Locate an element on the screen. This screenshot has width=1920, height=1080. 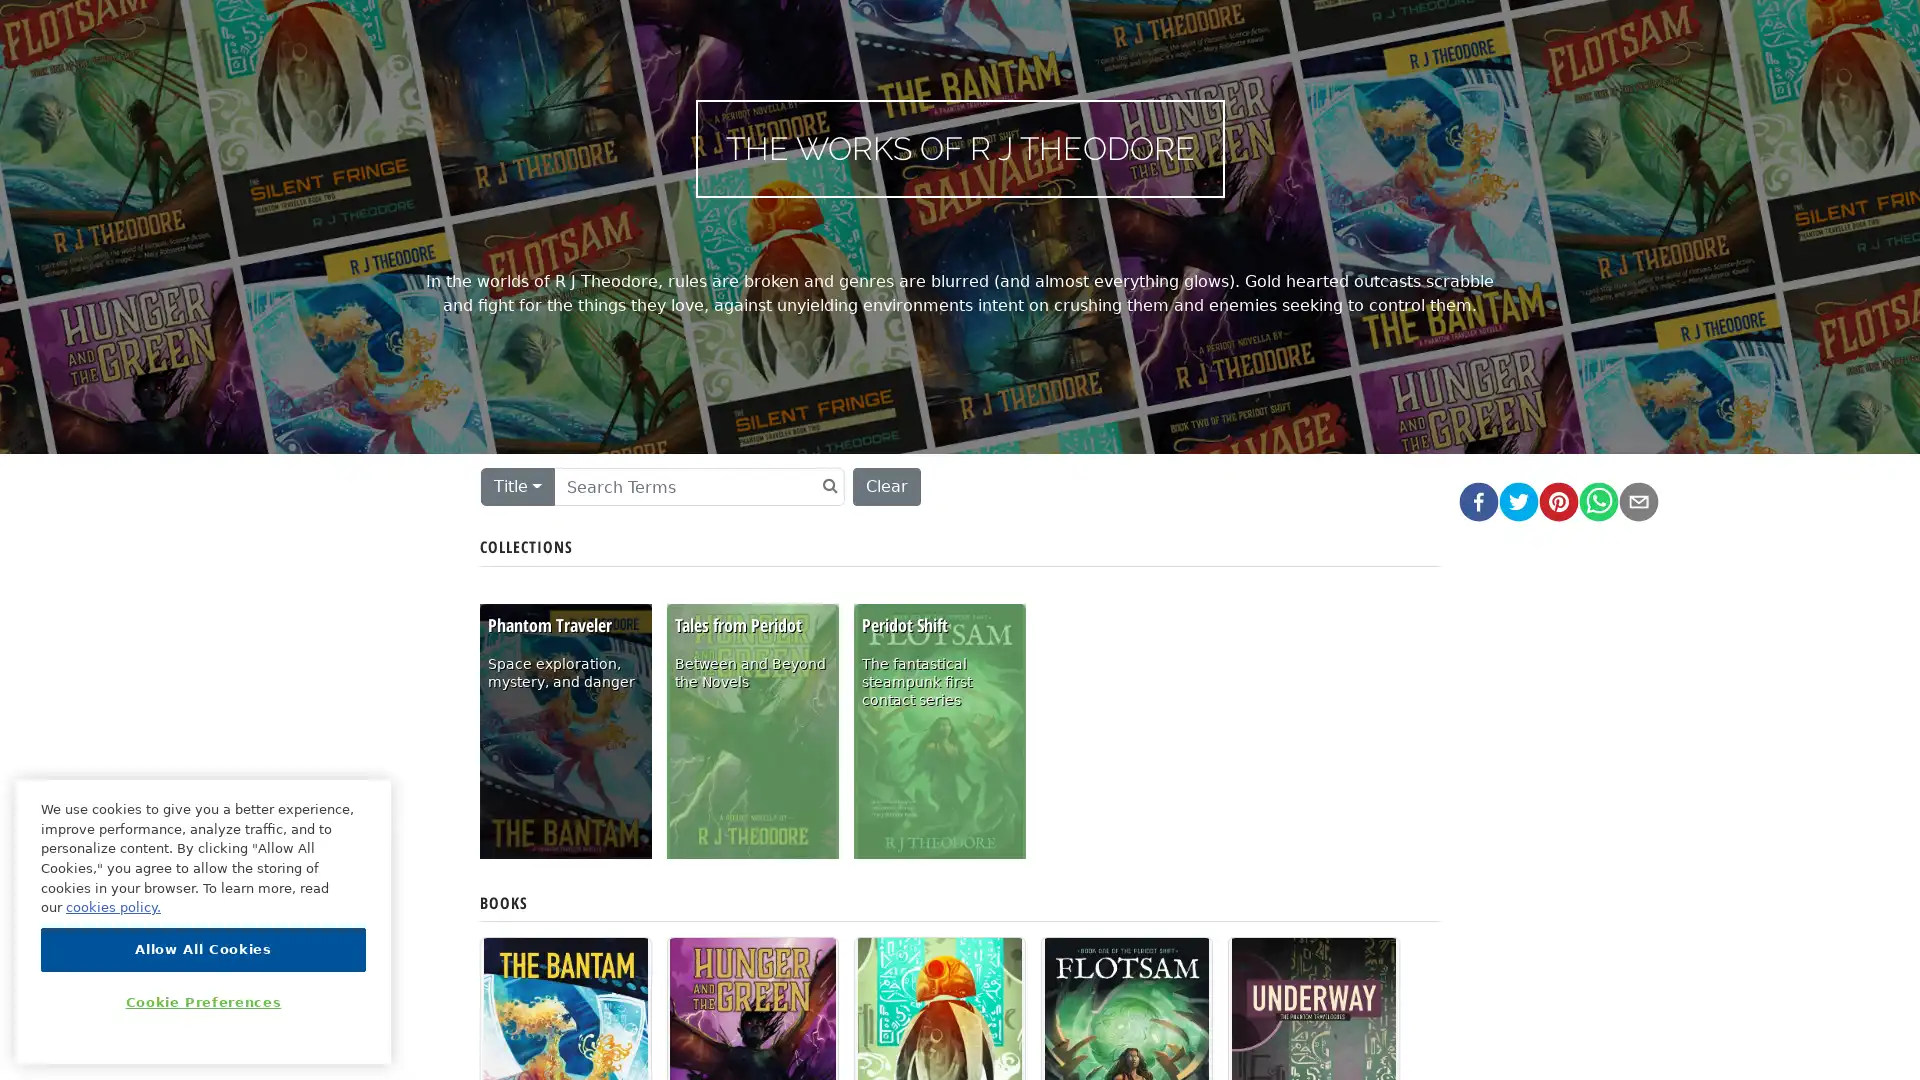
Cookie Preferences is located at coordinates (203, 1002).